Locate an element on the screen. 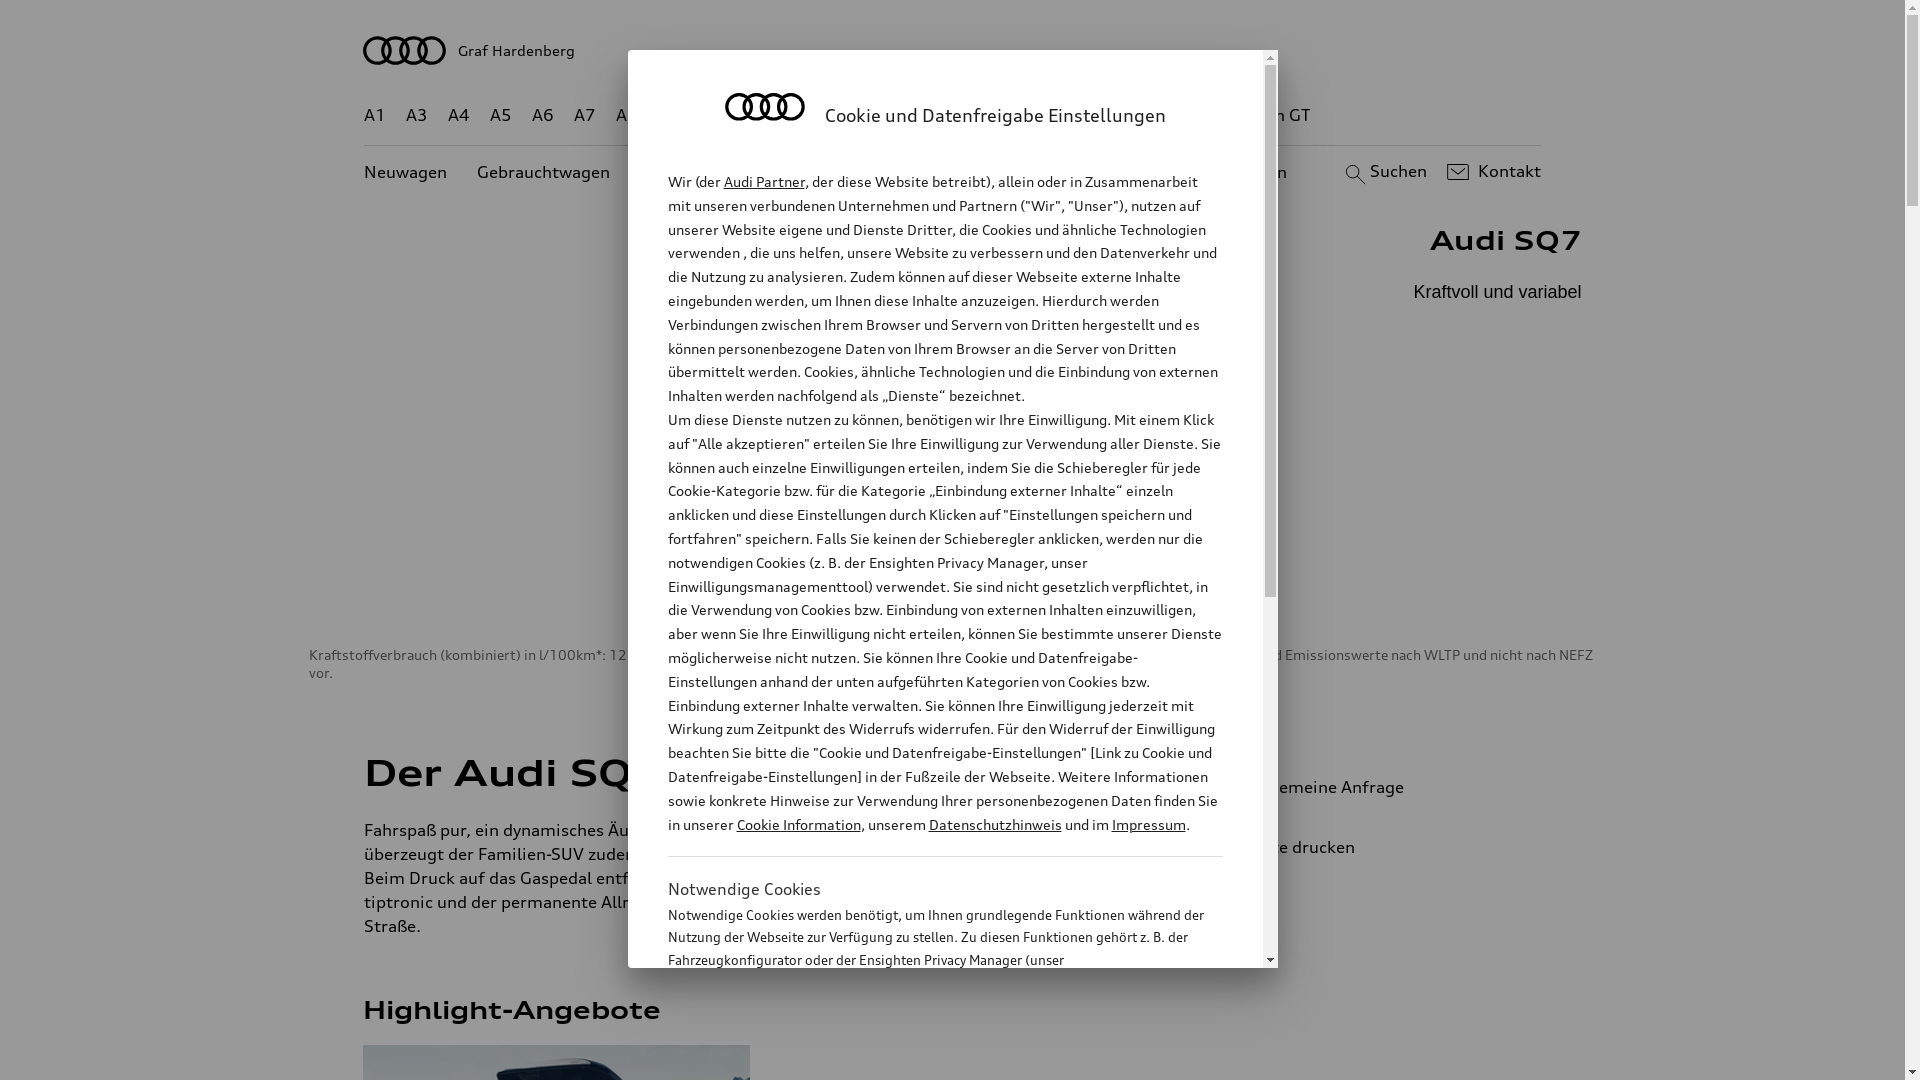  'A7' is located at coordinates (573, 115).